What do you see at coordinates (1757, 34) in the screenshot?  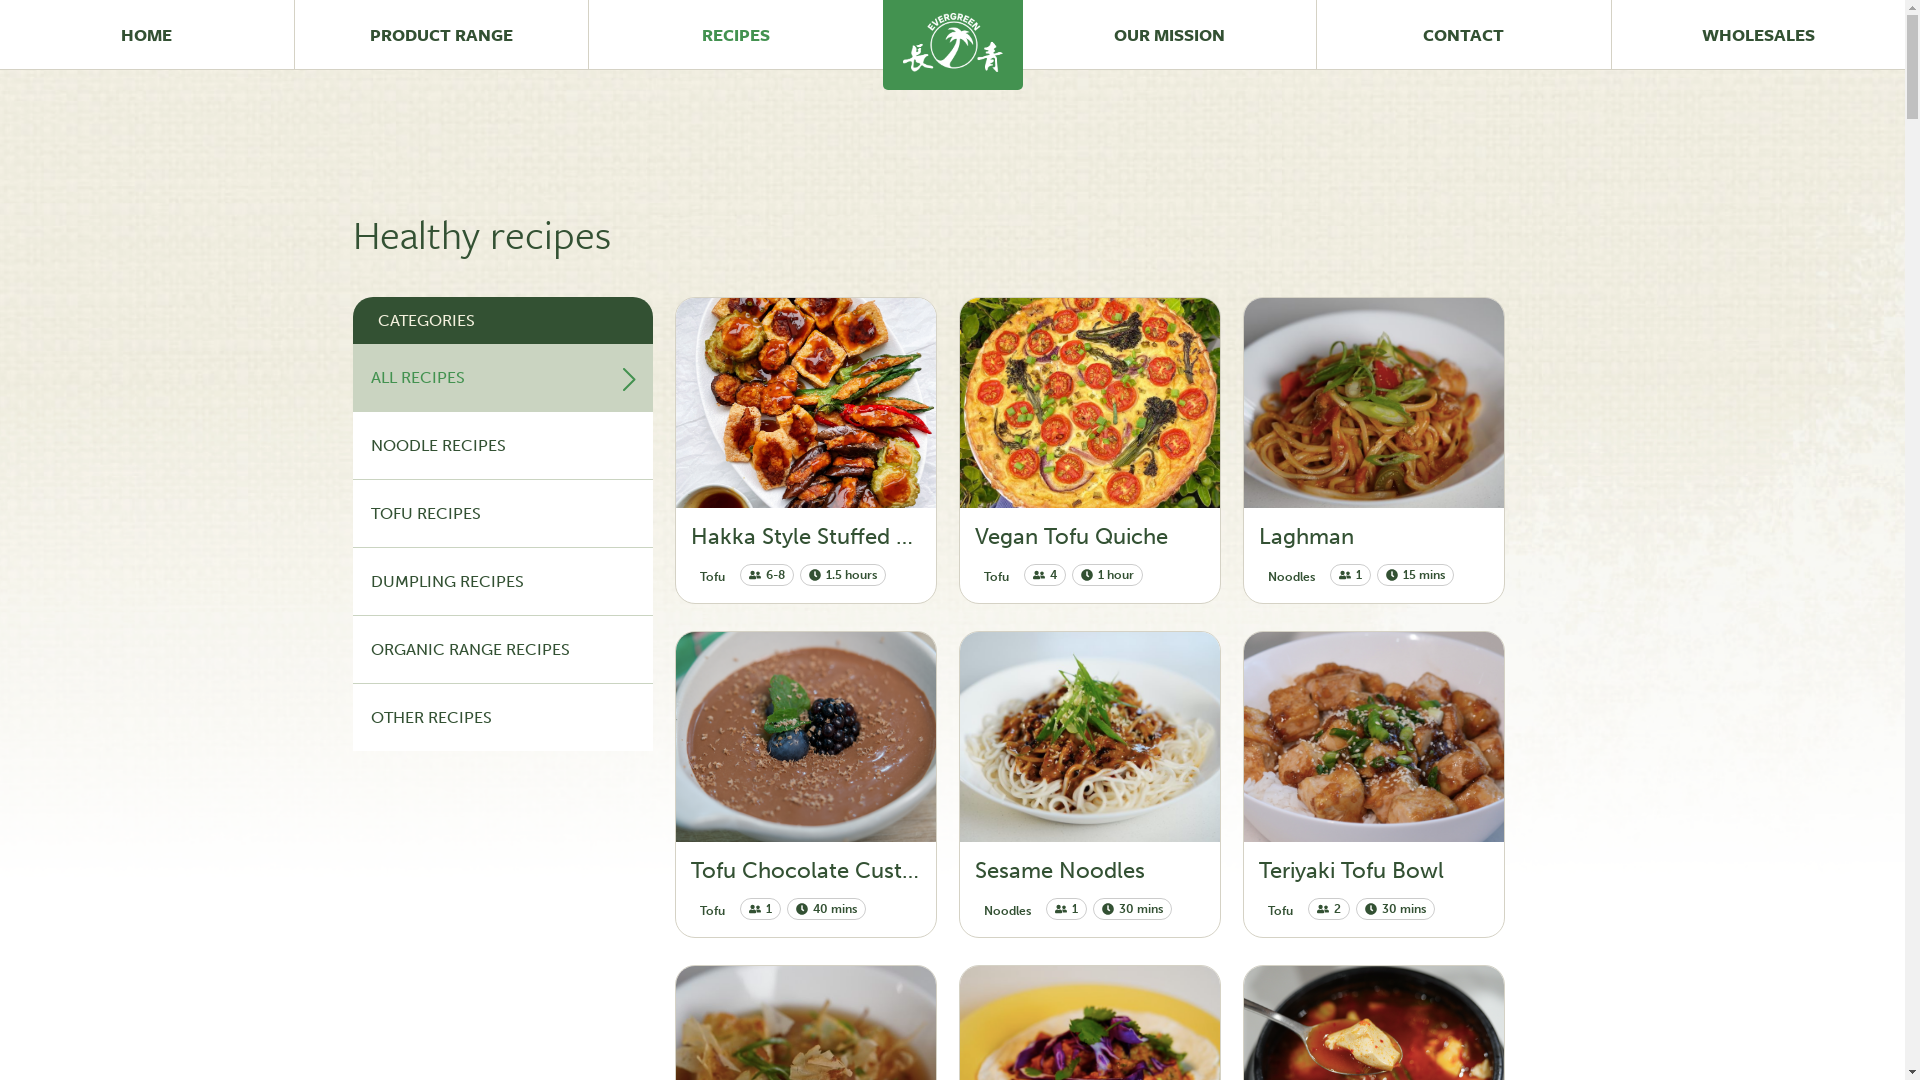 I see `'WHOLESALES'` at bounding box center [1757, 34].